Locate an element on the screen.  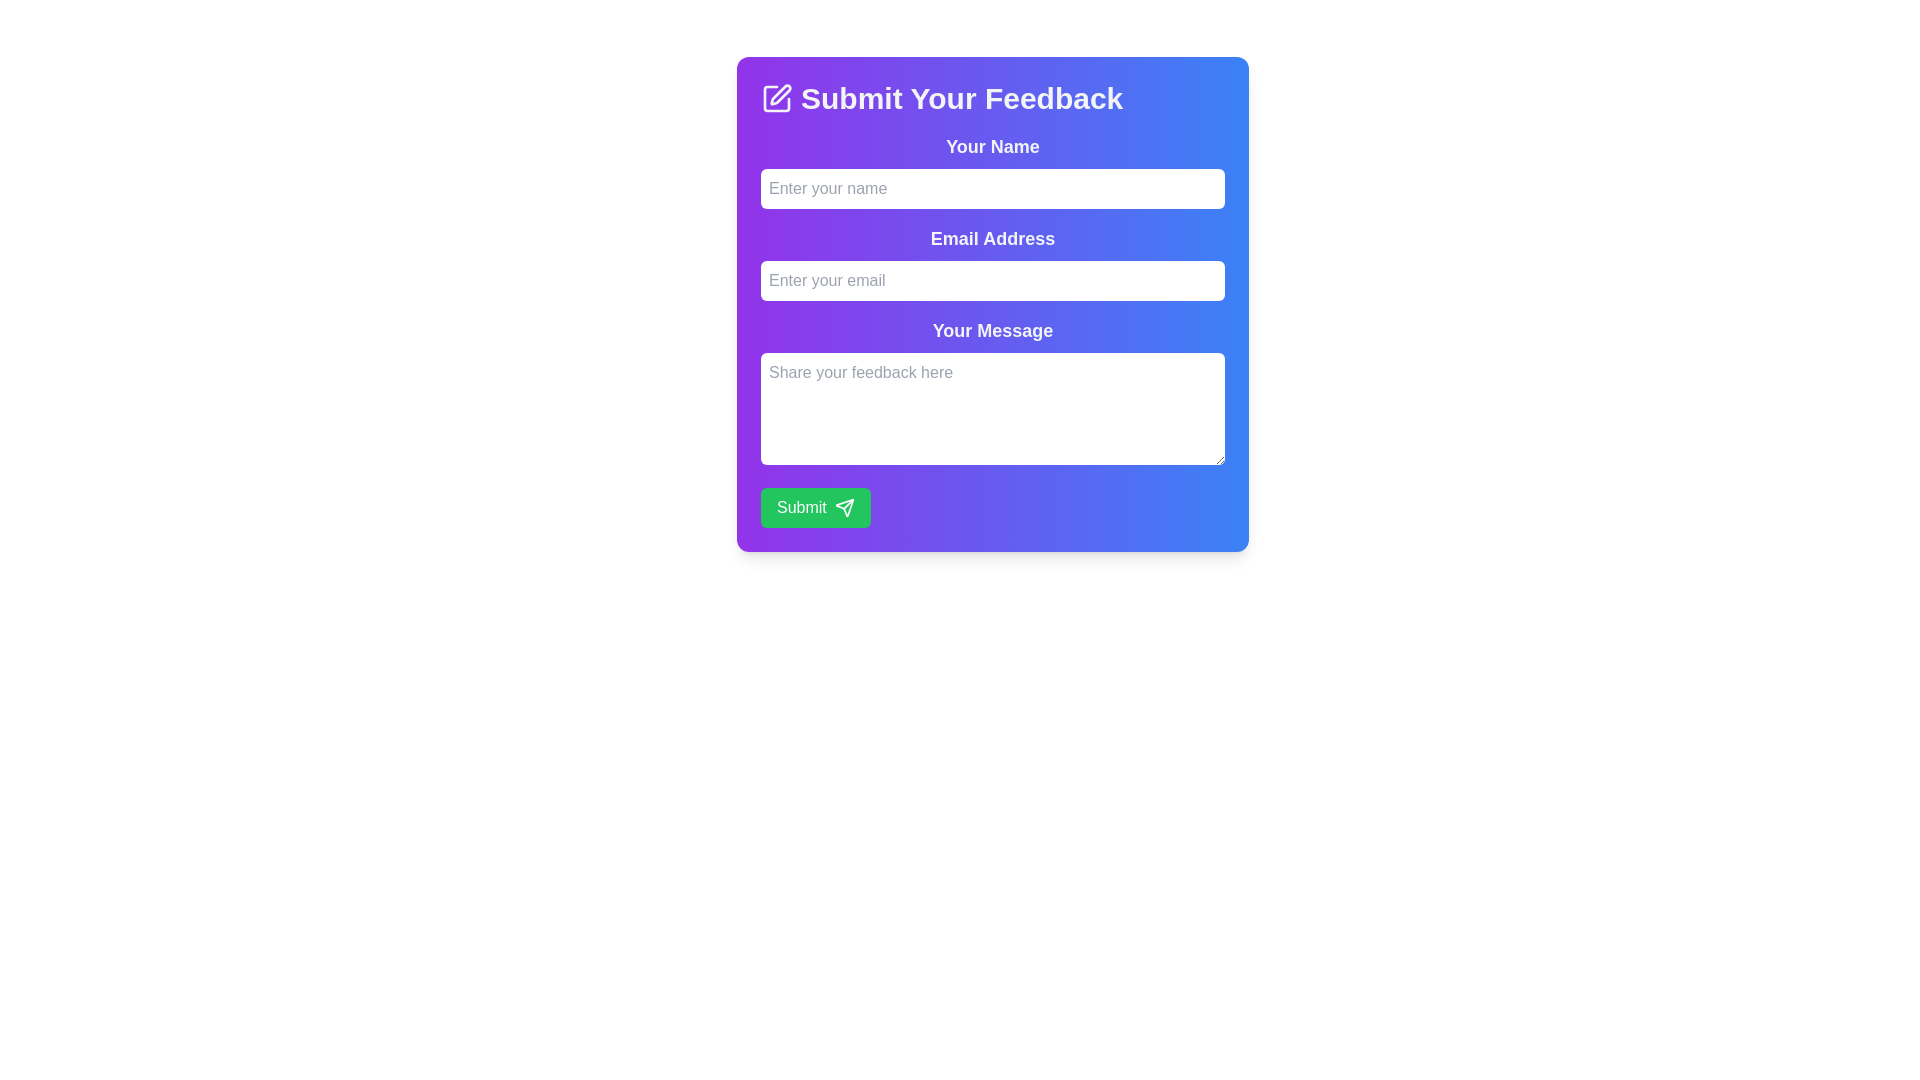
the forward-facing paper plane icon located within the green 'Submit' button at the bottom-left corner of the feedback form interface is located at coordinates (844, 507).